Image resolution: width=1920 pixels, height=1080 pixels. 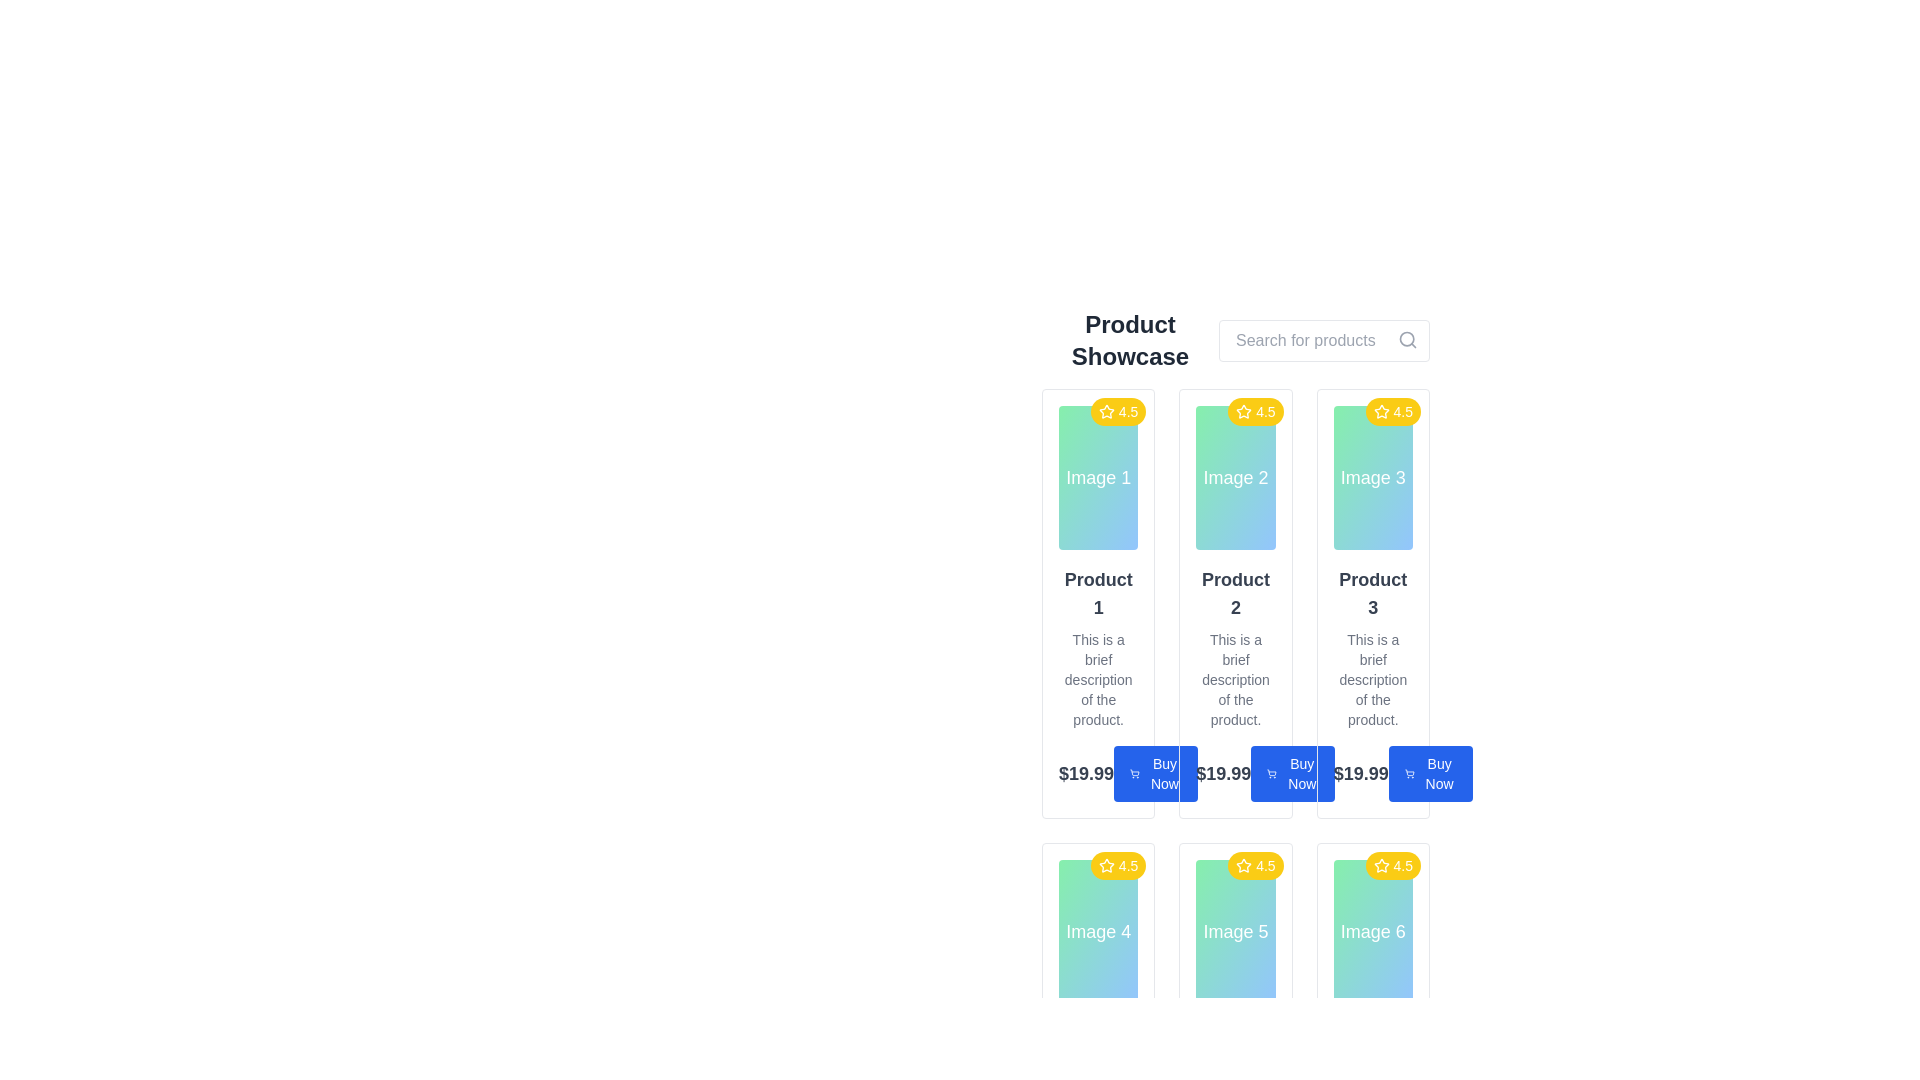 I want to click on the bold textual label 'Product Showcase' which is displayed in large, dark-gray font on a white background, located on the left side of the search bar, so click(x=1130, y=339).